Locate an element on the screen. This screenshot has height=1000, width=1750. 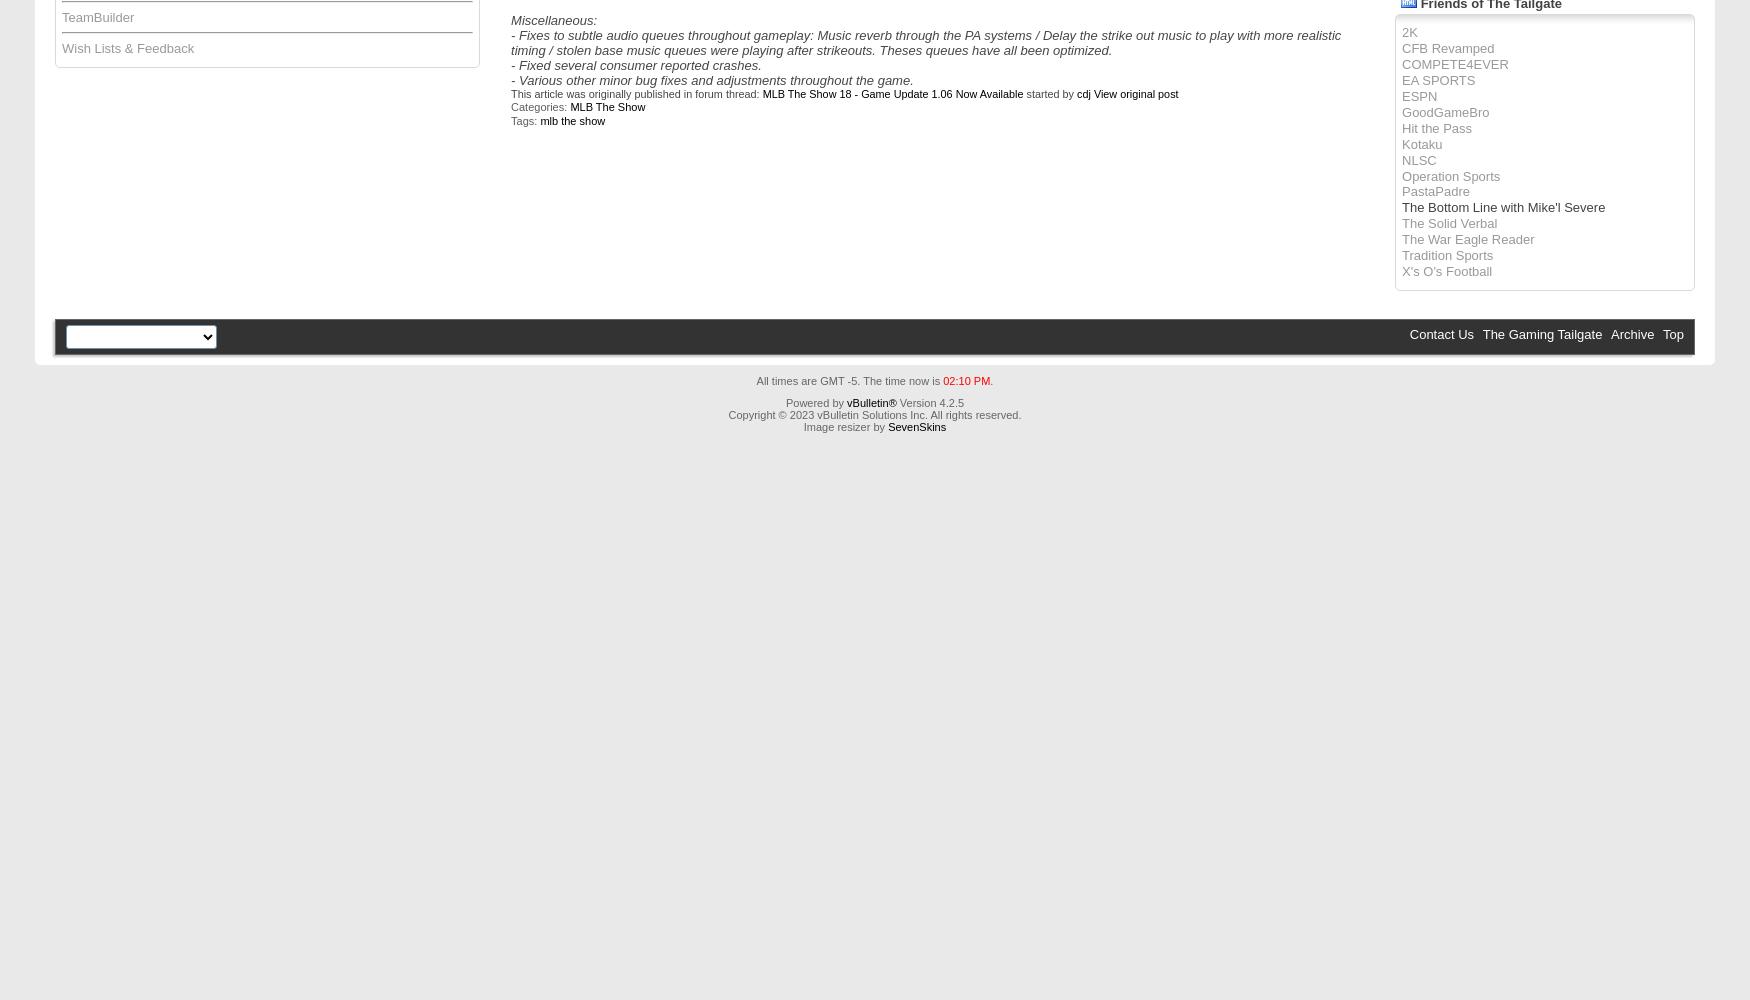
'Image resizer by' is located at coordinates (845, 427).